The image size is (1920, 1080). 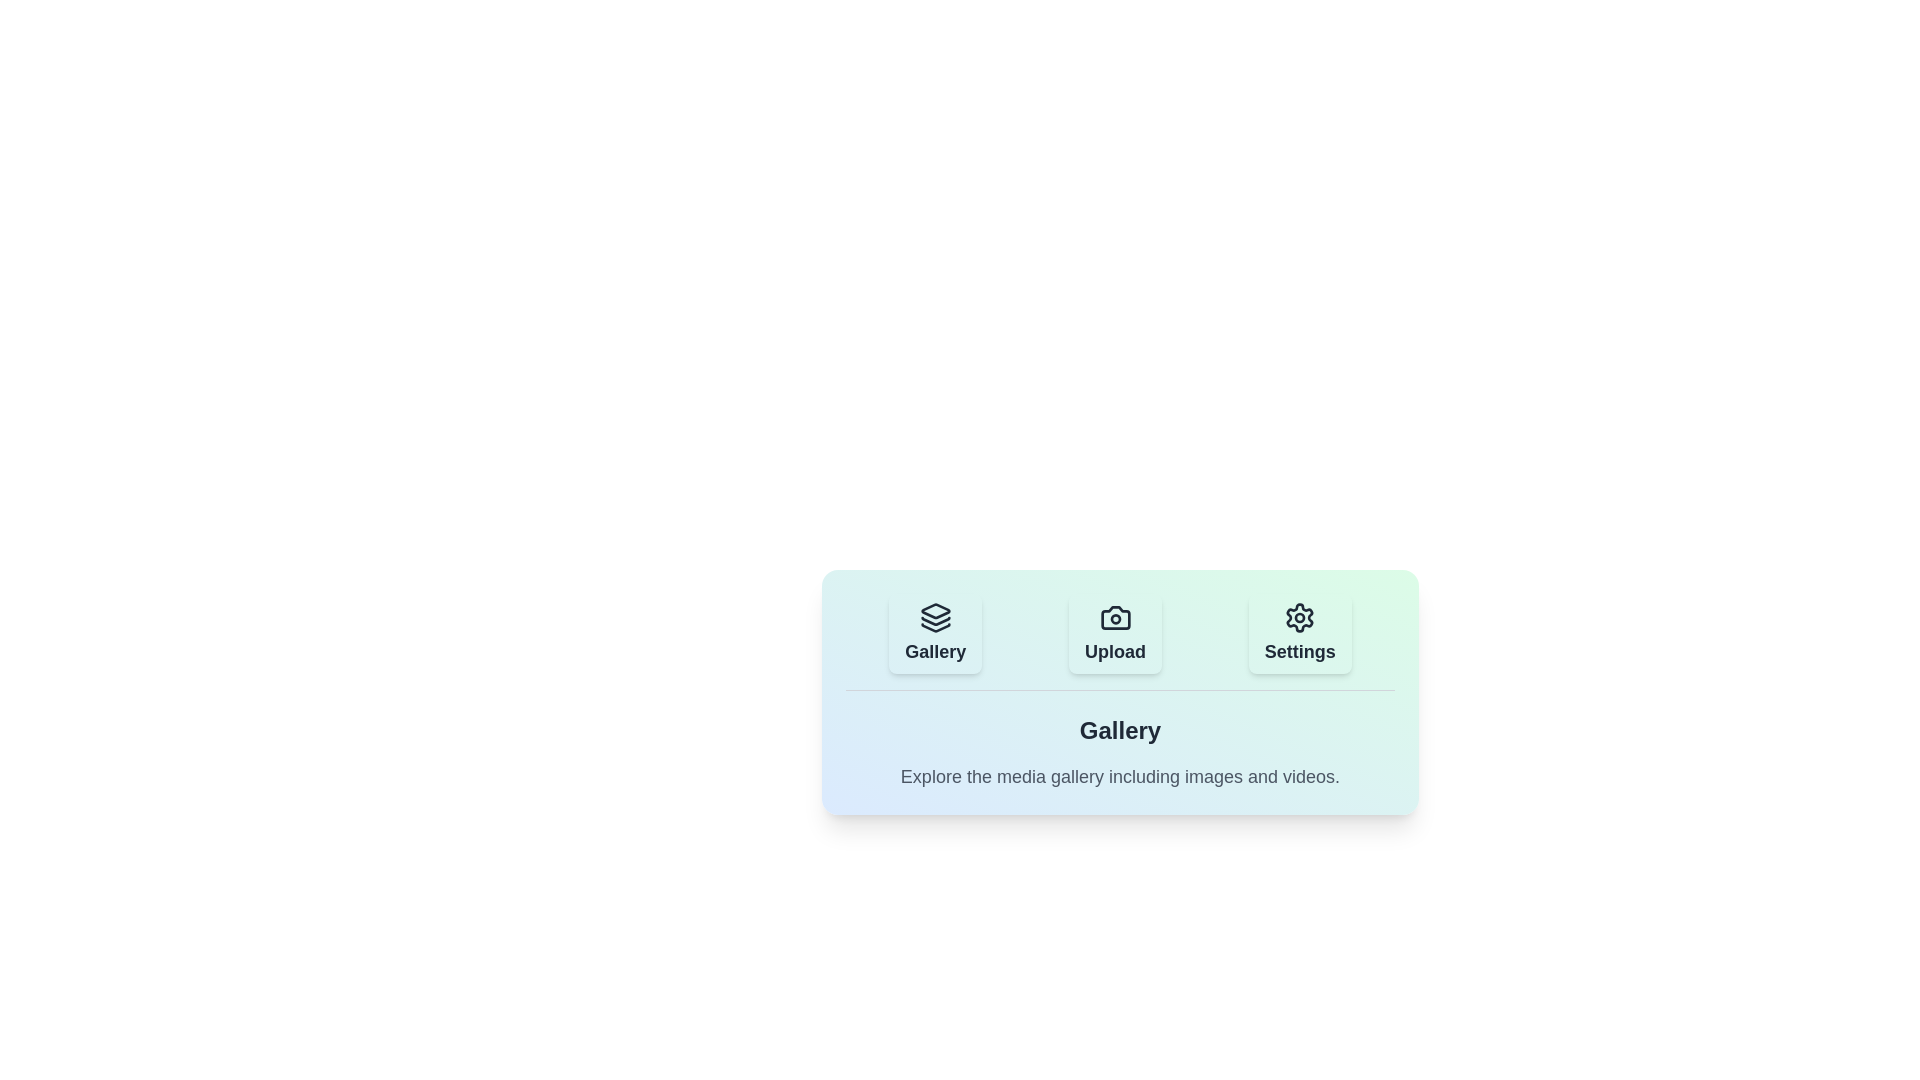 I want to click on the tab button labeled Settings to observe visual feedback, so click(x=1300, y=633).